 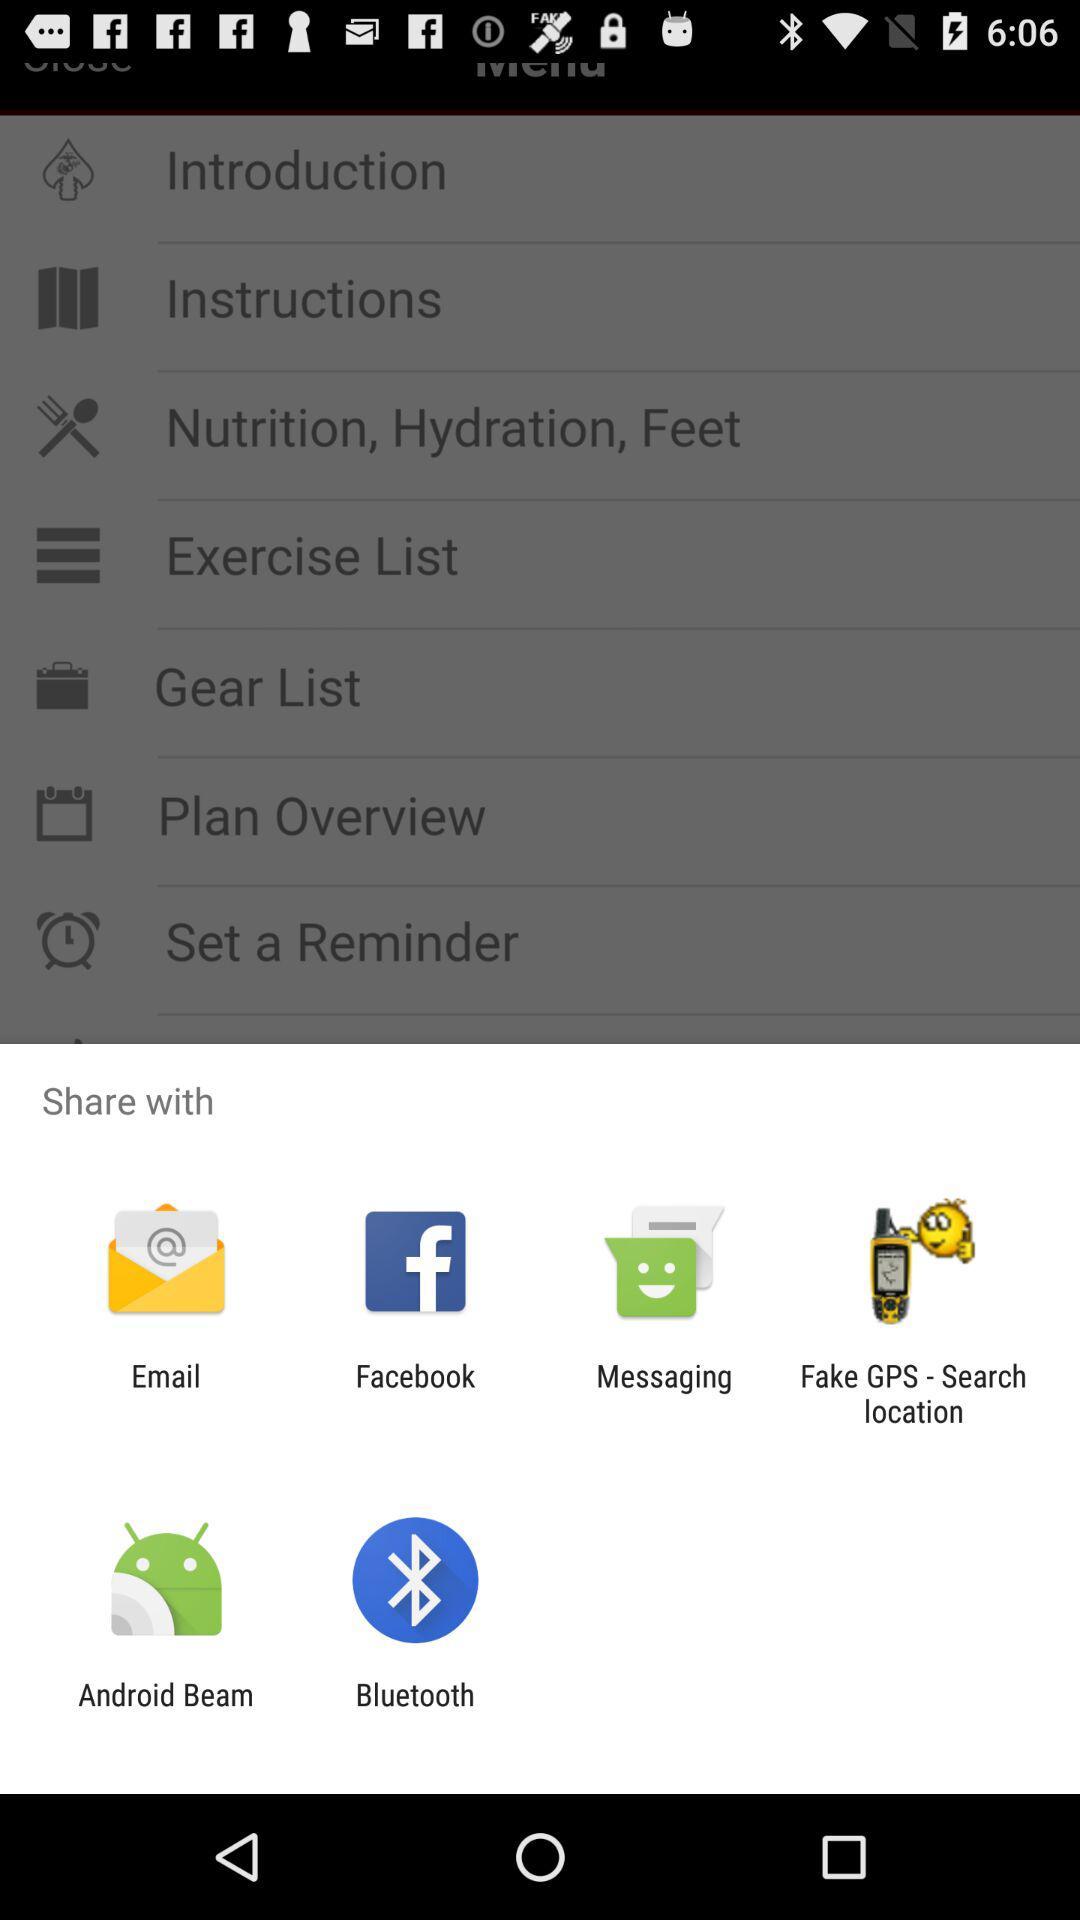 I want to click on item next to the fake gps search, so click(x=664, y=1392).